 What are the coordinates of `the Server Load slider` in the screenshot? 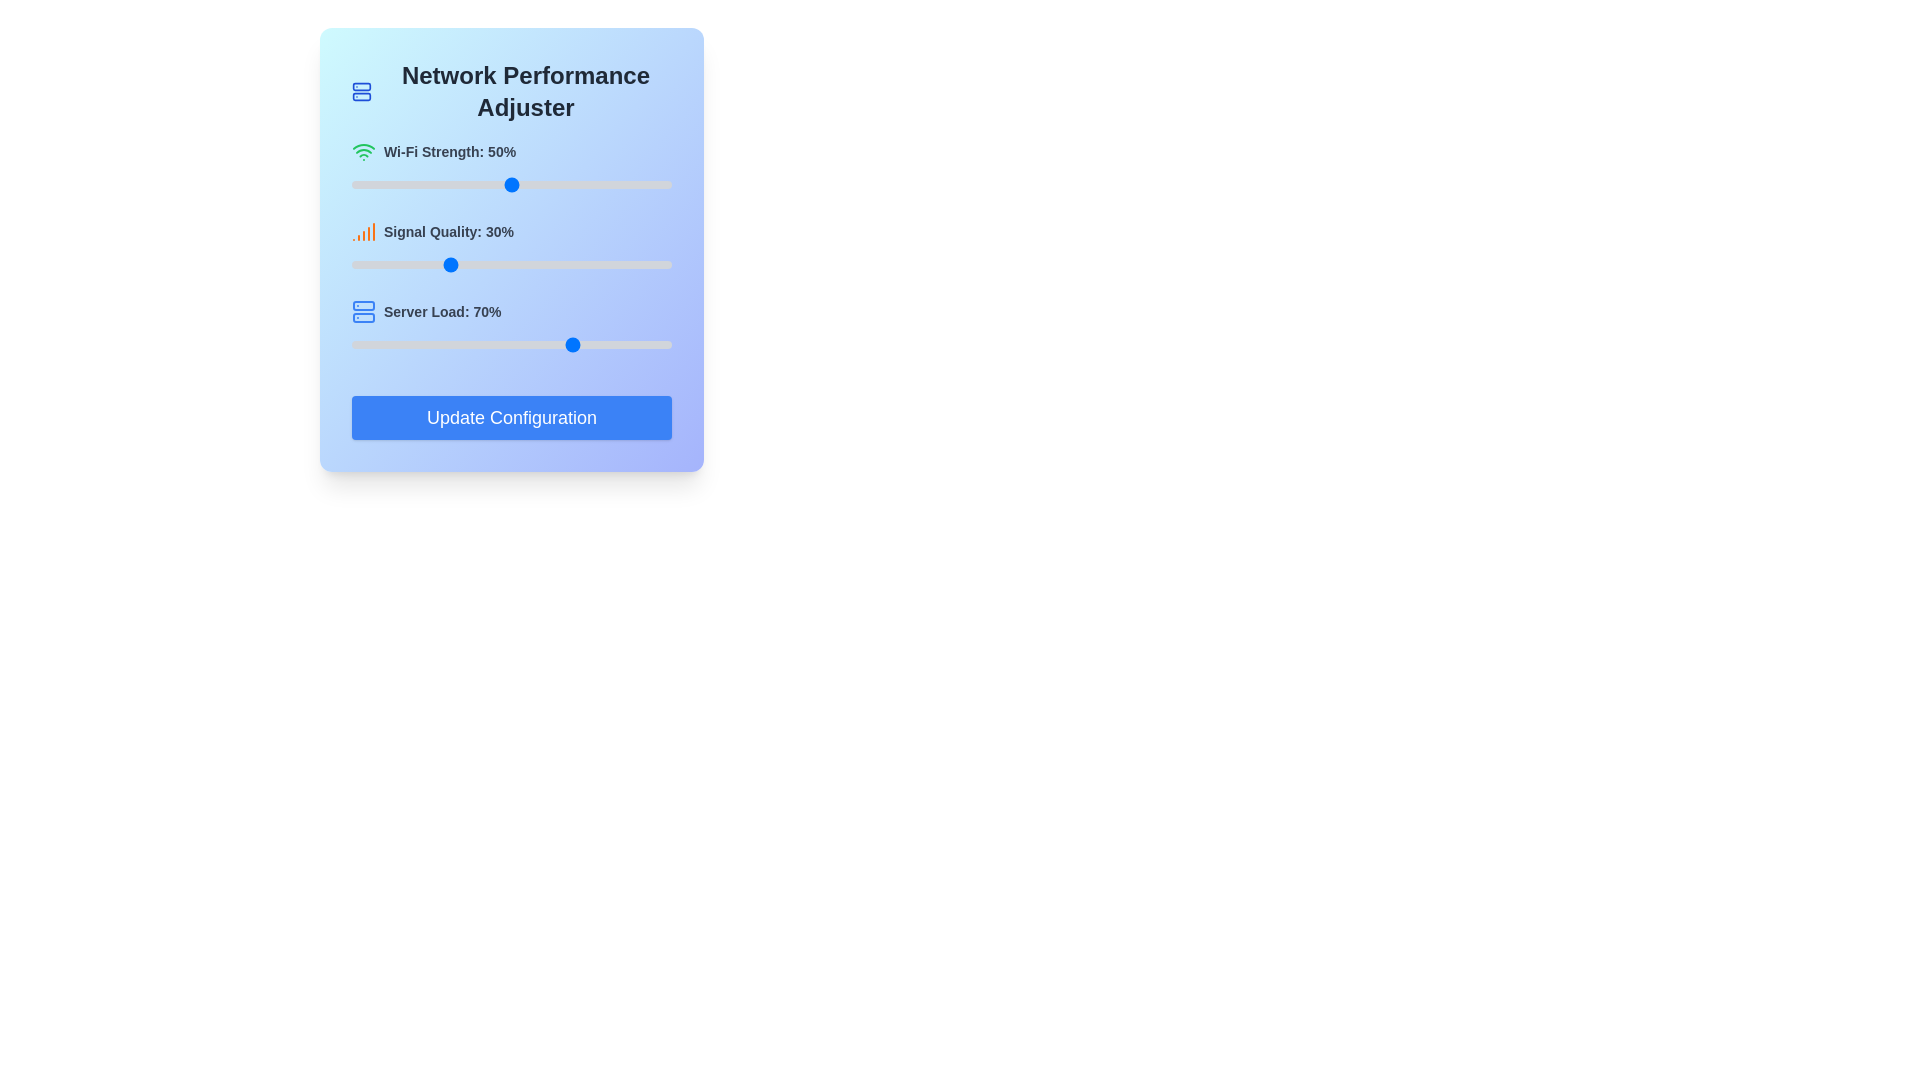 It's located at (450, 343).